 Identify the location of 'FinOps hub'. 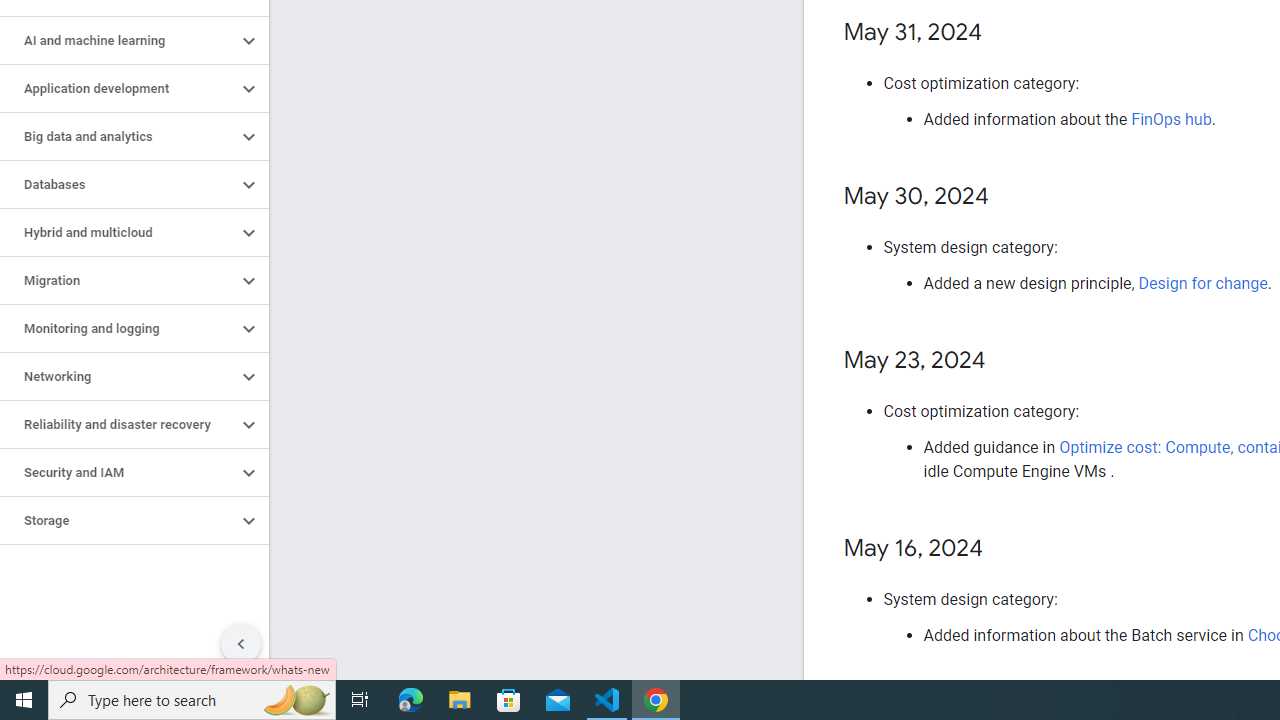
(1171, 119).